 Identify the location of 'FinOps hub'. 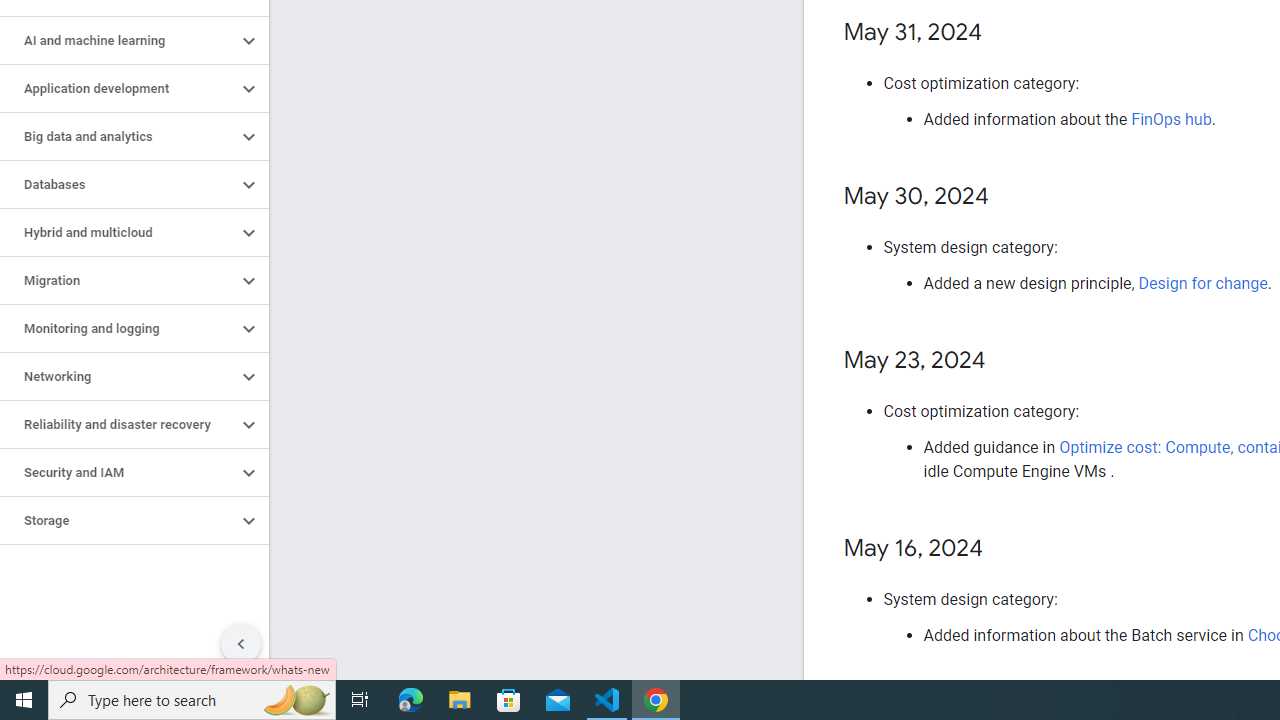
(1171, 119).